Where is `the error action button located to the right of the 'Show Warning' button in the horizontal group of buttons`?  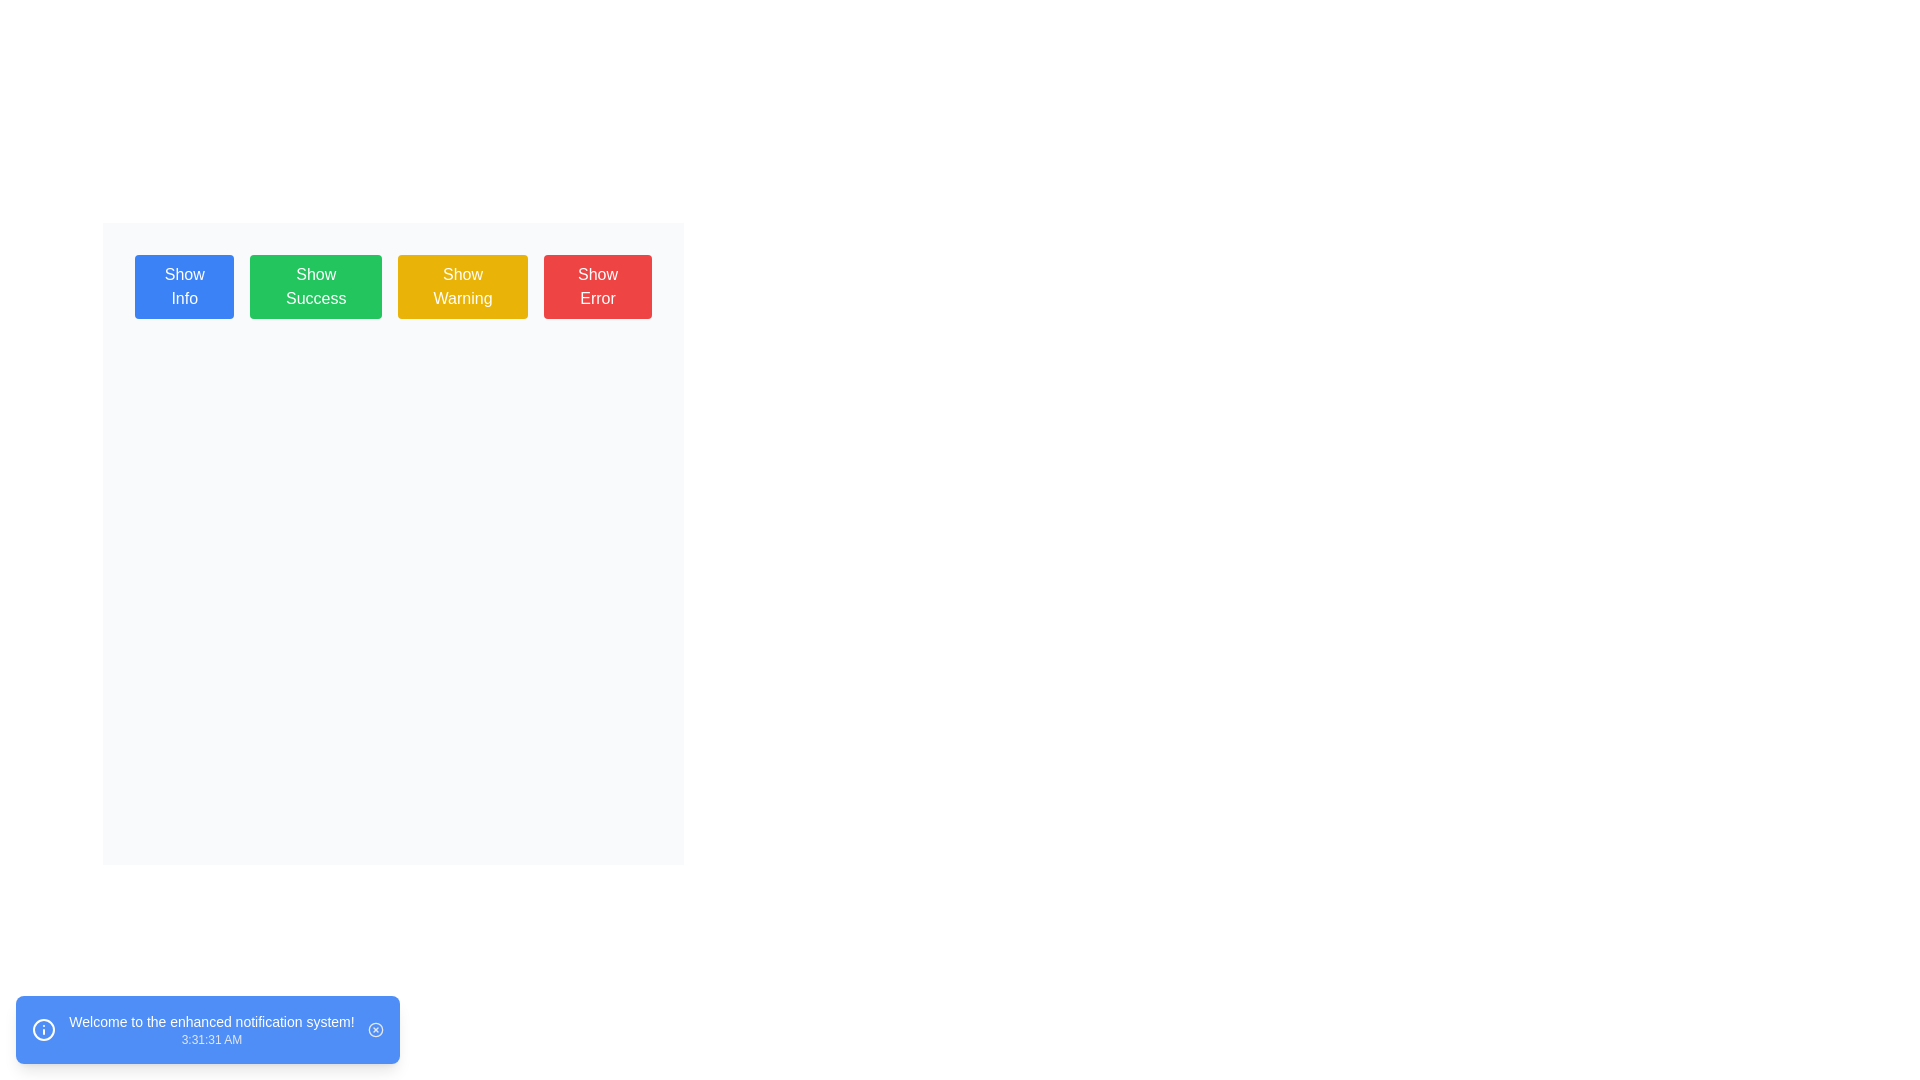
the error action button located to the right of the 'Show Warning' button in the horizontal group of buttons is located at coordinates (597, 286).